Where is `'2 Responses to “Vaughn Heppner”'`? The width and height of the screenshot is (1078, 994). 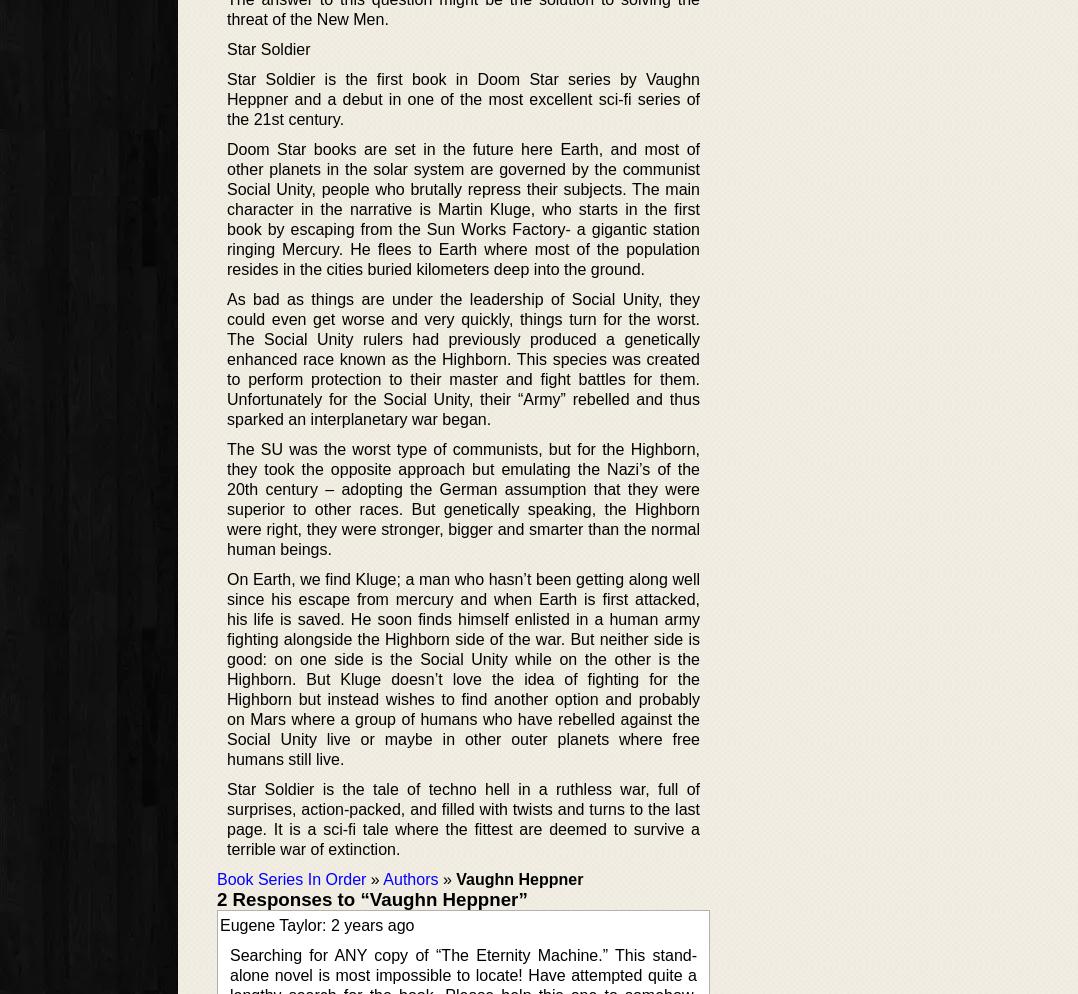 '2 Responses to “Vaughn Heppner”' is located at coordinates (217, 898).